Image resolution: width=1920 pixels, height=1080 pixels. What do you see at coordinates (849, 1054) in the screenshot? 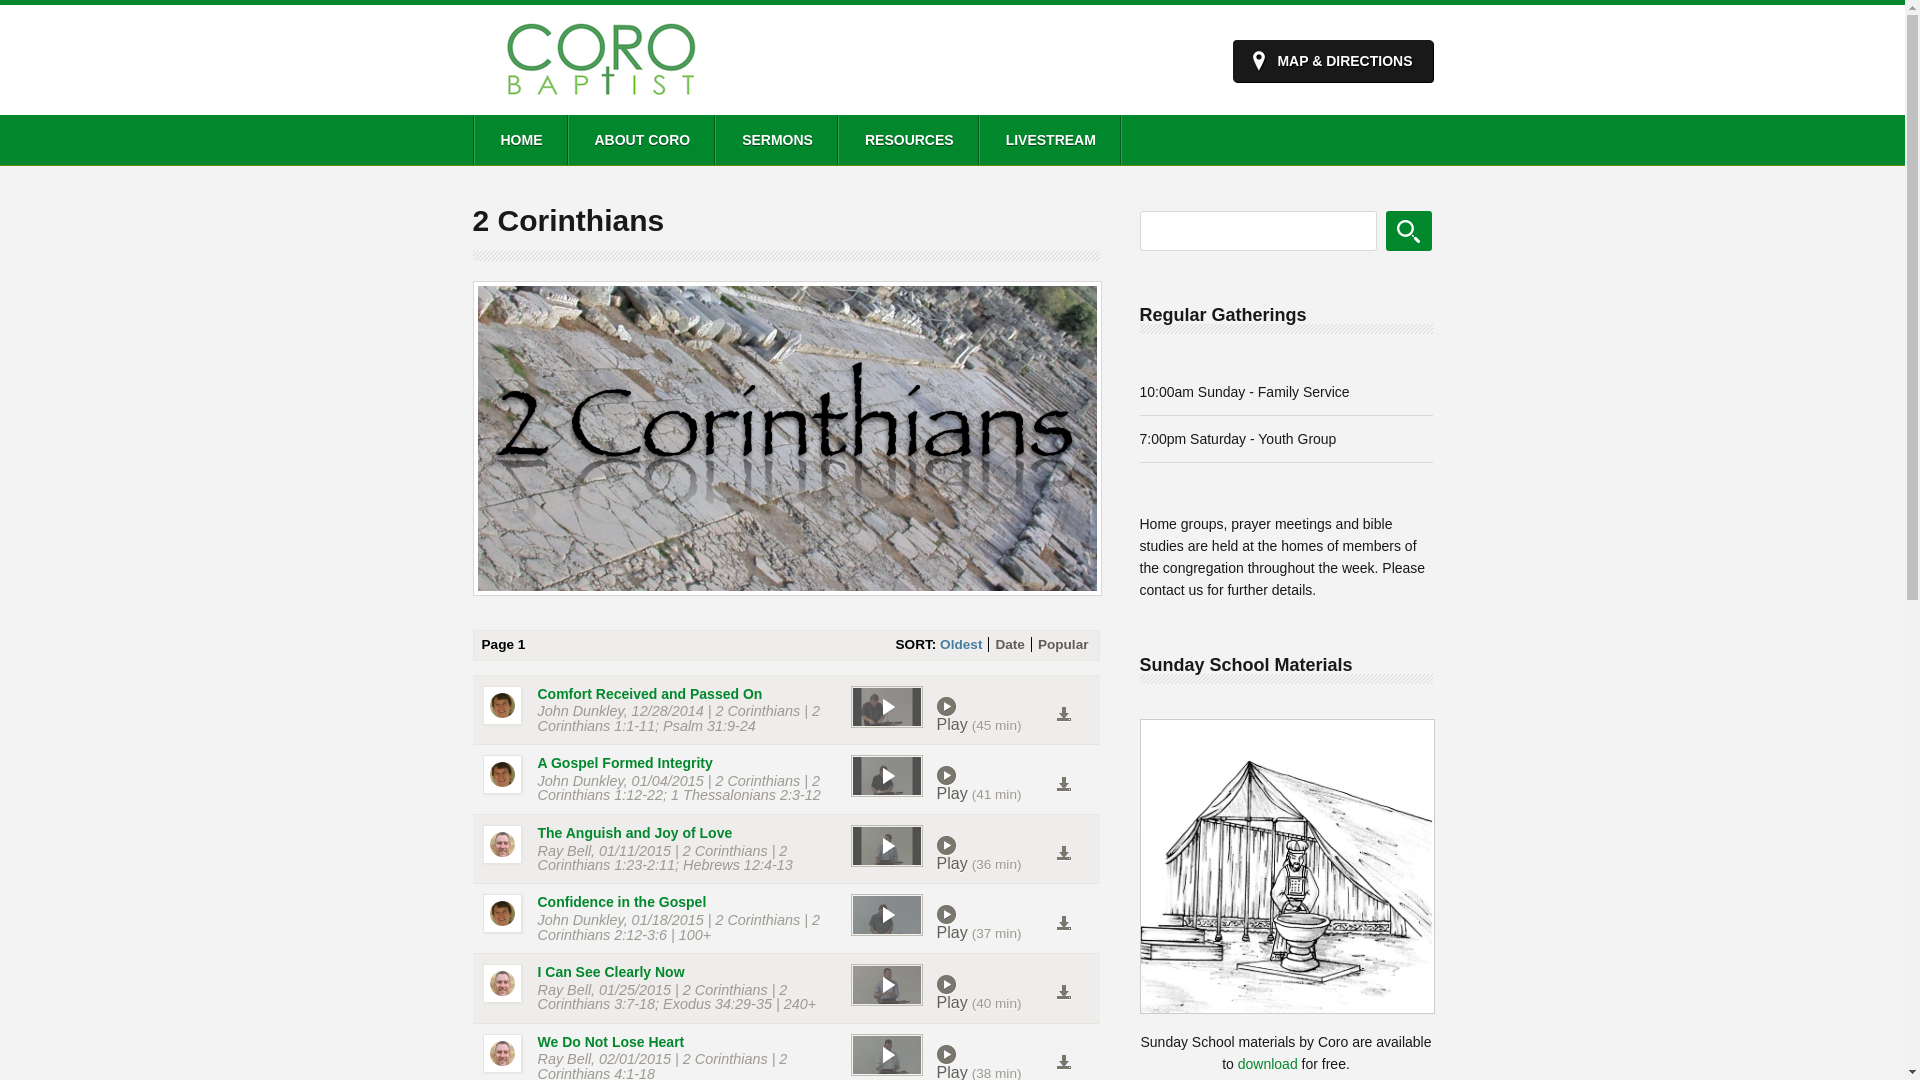
I see `'Video'` at bounding box center [849, 1054].